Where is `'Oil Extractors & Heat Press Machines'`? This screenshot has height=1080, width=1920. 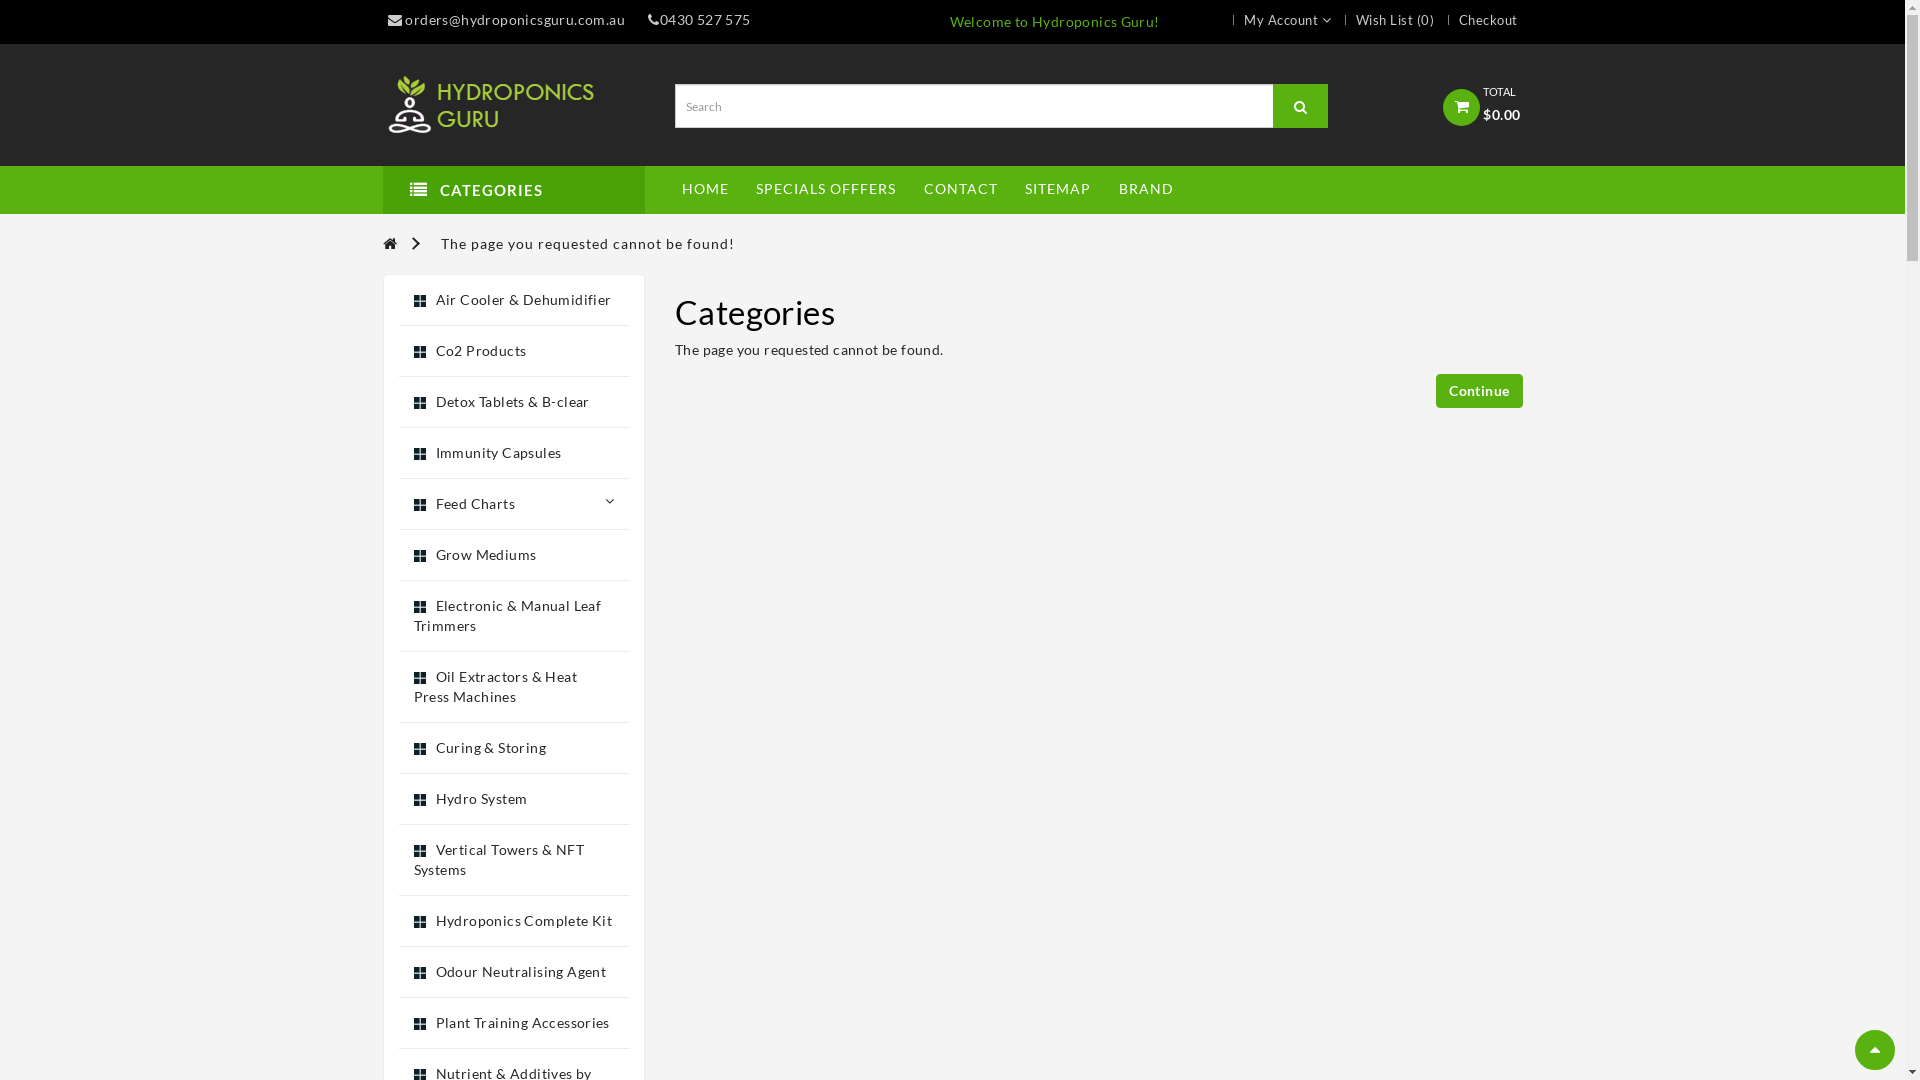
'Oil Extractors & Heat Press Machines' is located at coordinates (513, 686).